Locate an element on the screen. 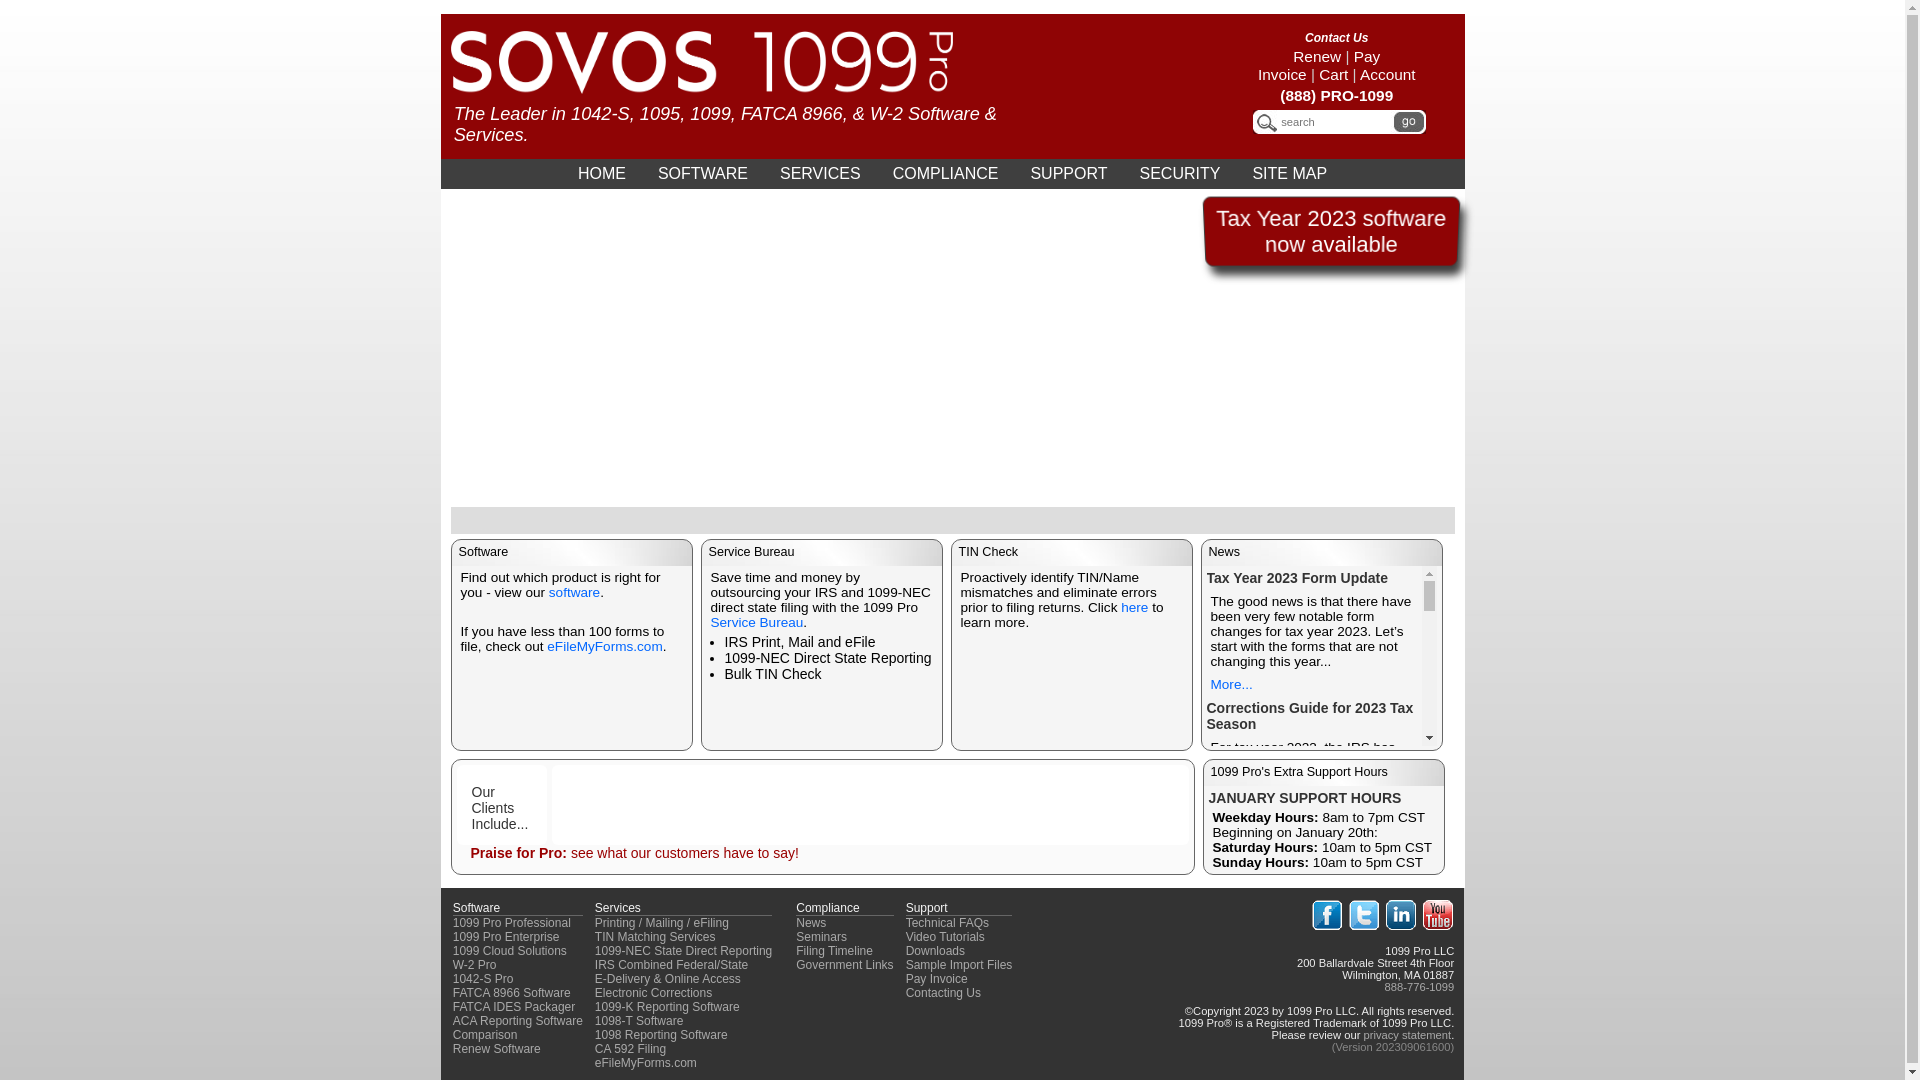  'Technical FAQs' is located at coordinates (946, 922).